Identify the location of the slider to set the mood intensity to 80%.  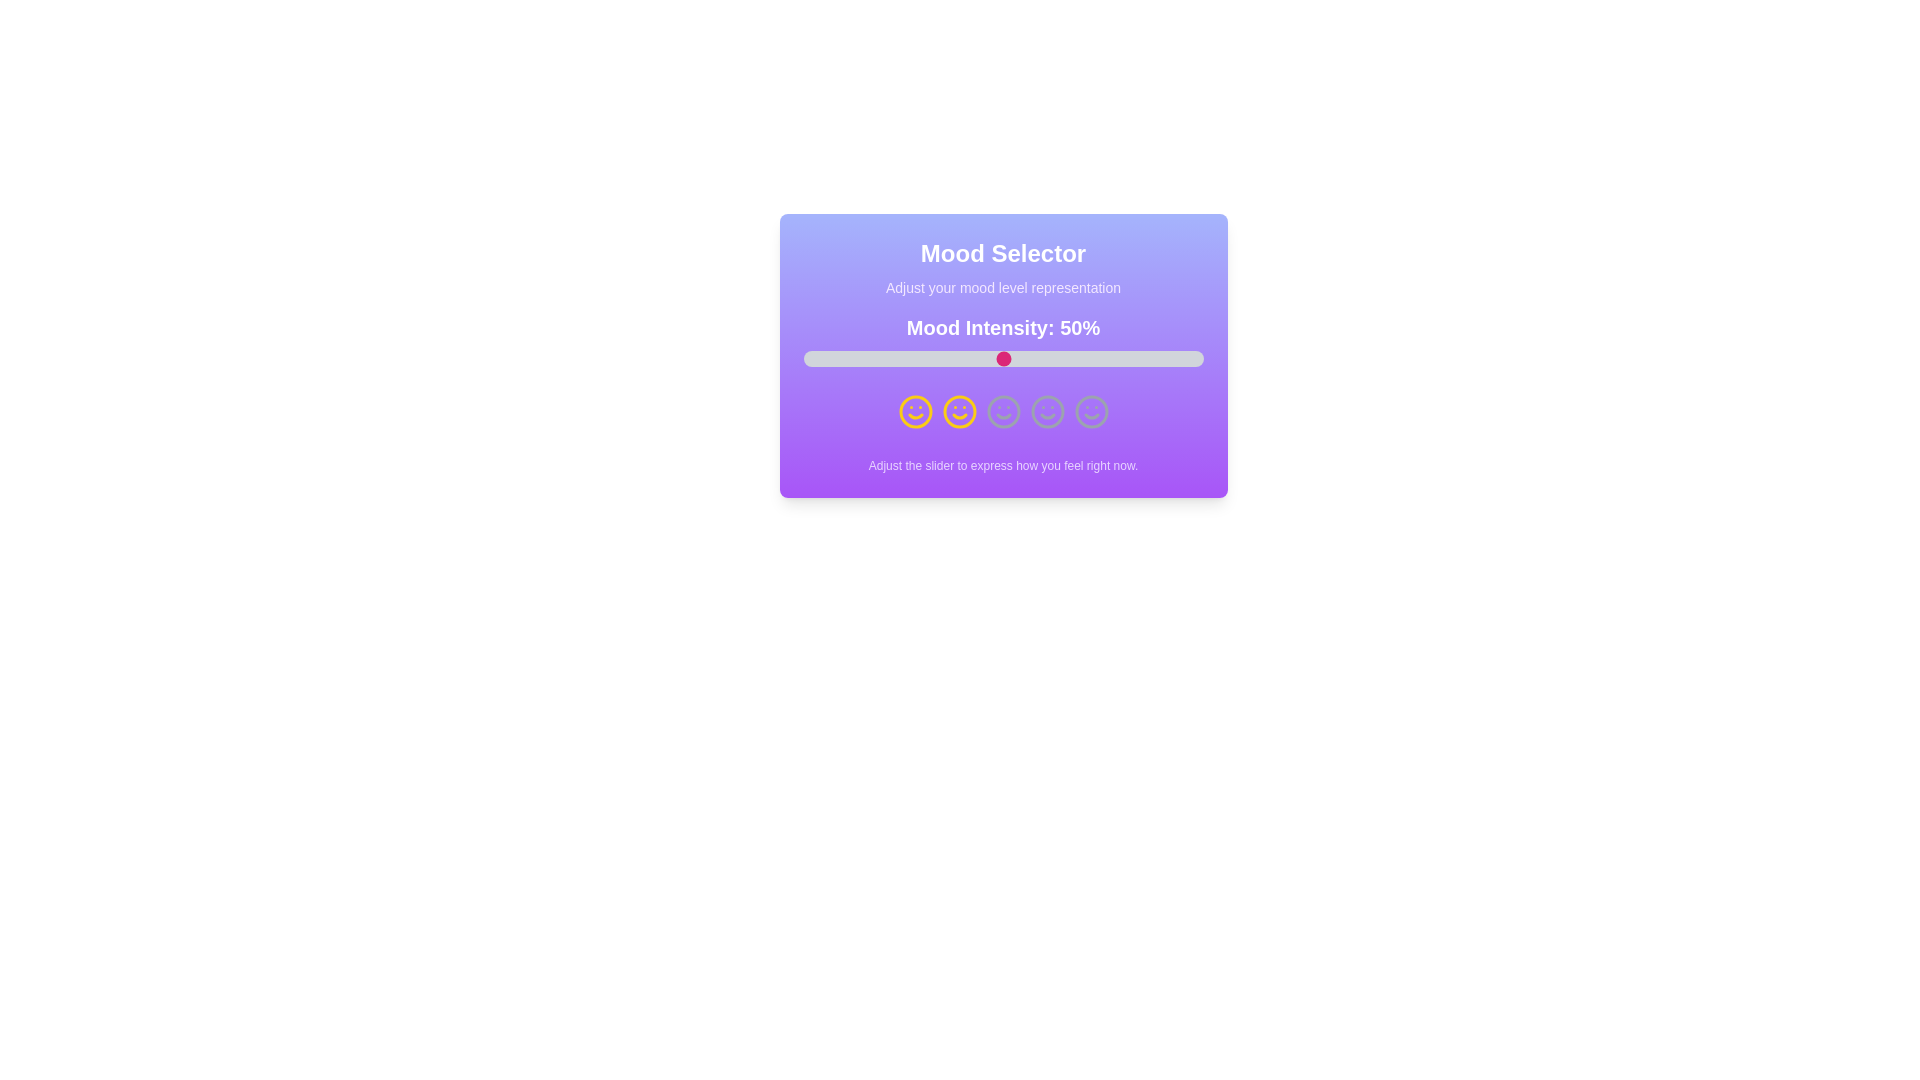
(1123, 357).